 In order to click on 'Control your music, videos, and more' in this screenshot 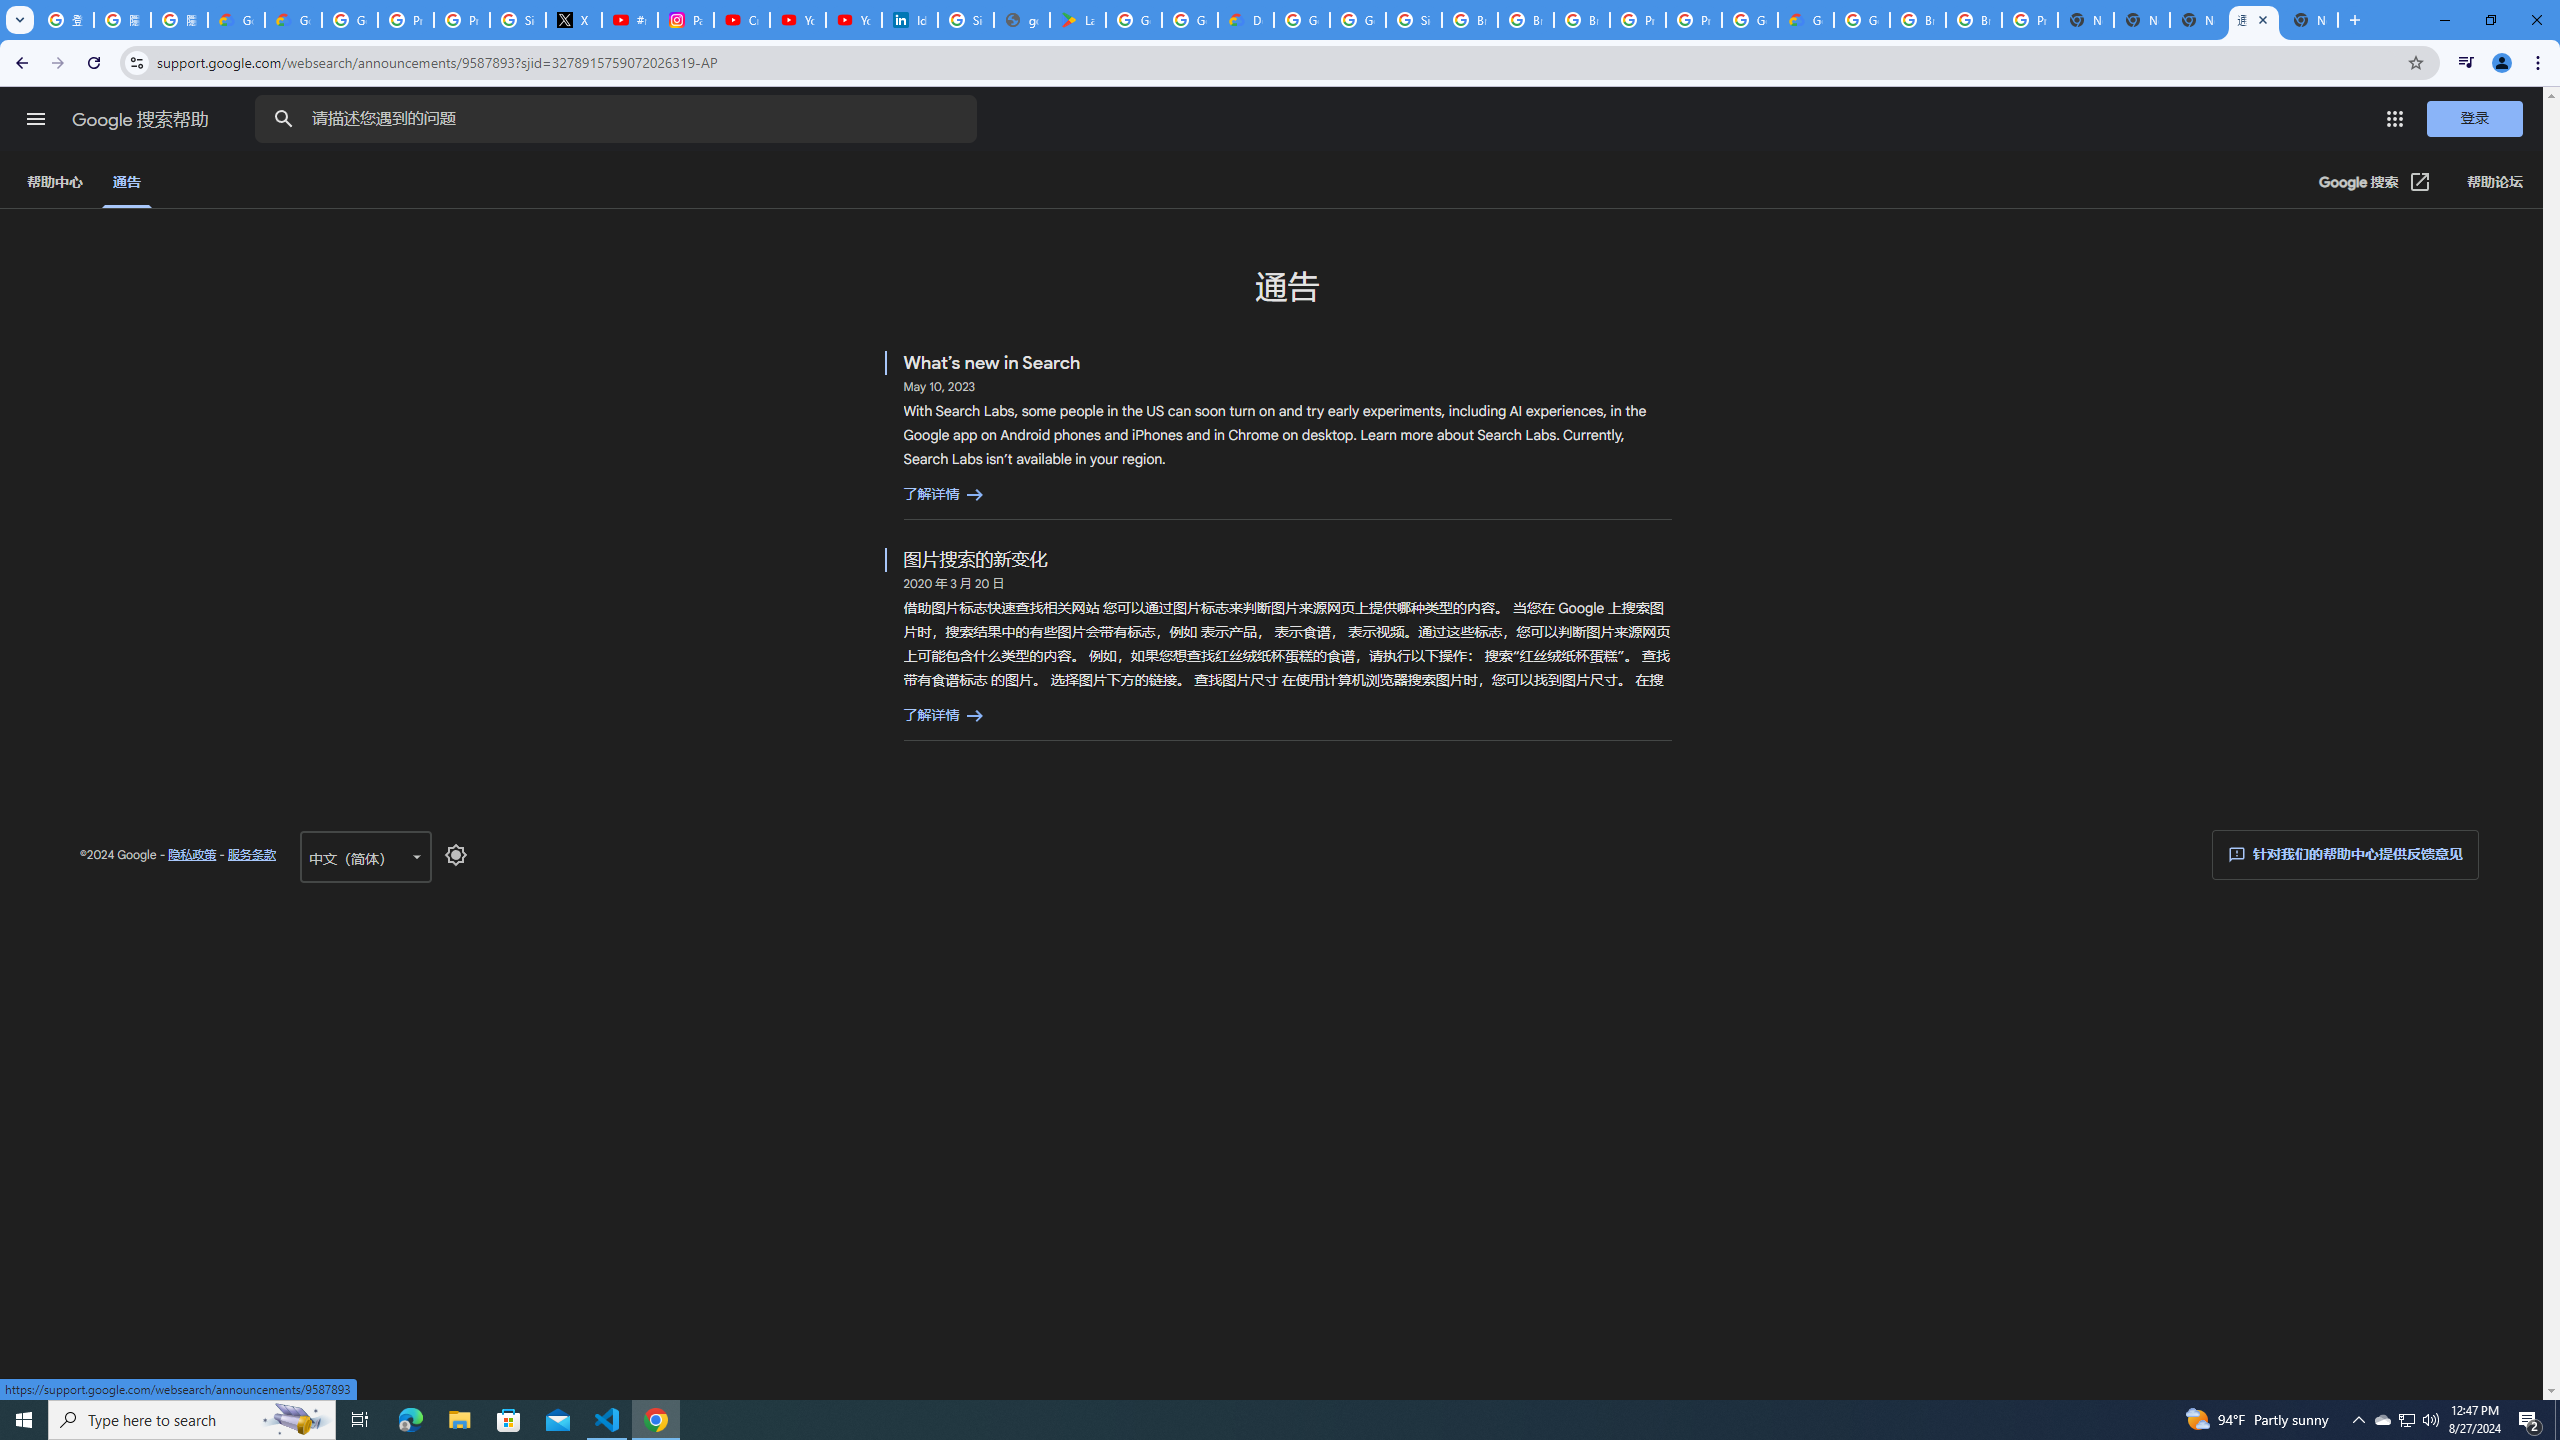, I will do `click(2466, 62)`.